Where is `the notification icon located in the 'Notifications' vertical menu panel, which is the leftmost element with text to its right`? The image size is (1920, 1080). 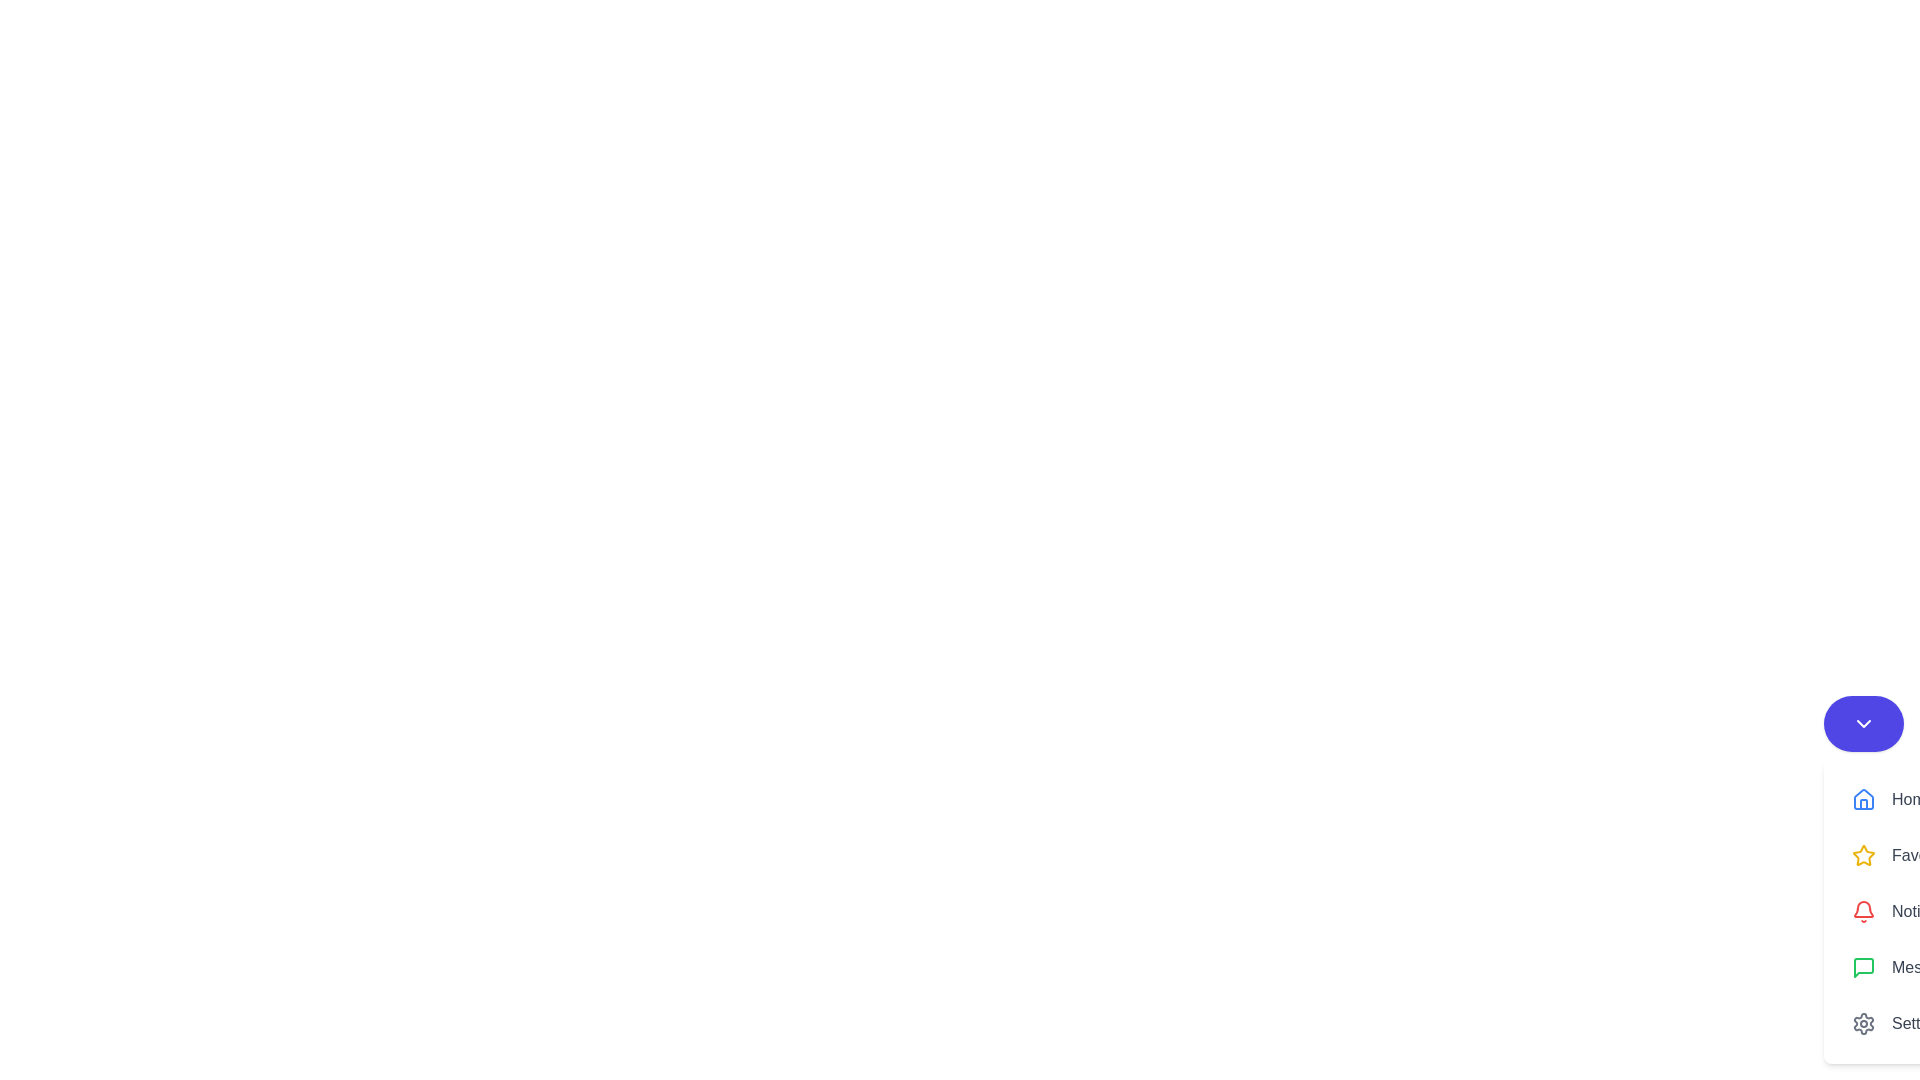 the notification icon located in the 'Notifications' vertical menu panel, which is the leftmost element with text to its right is located at coordinates (1862, 911).